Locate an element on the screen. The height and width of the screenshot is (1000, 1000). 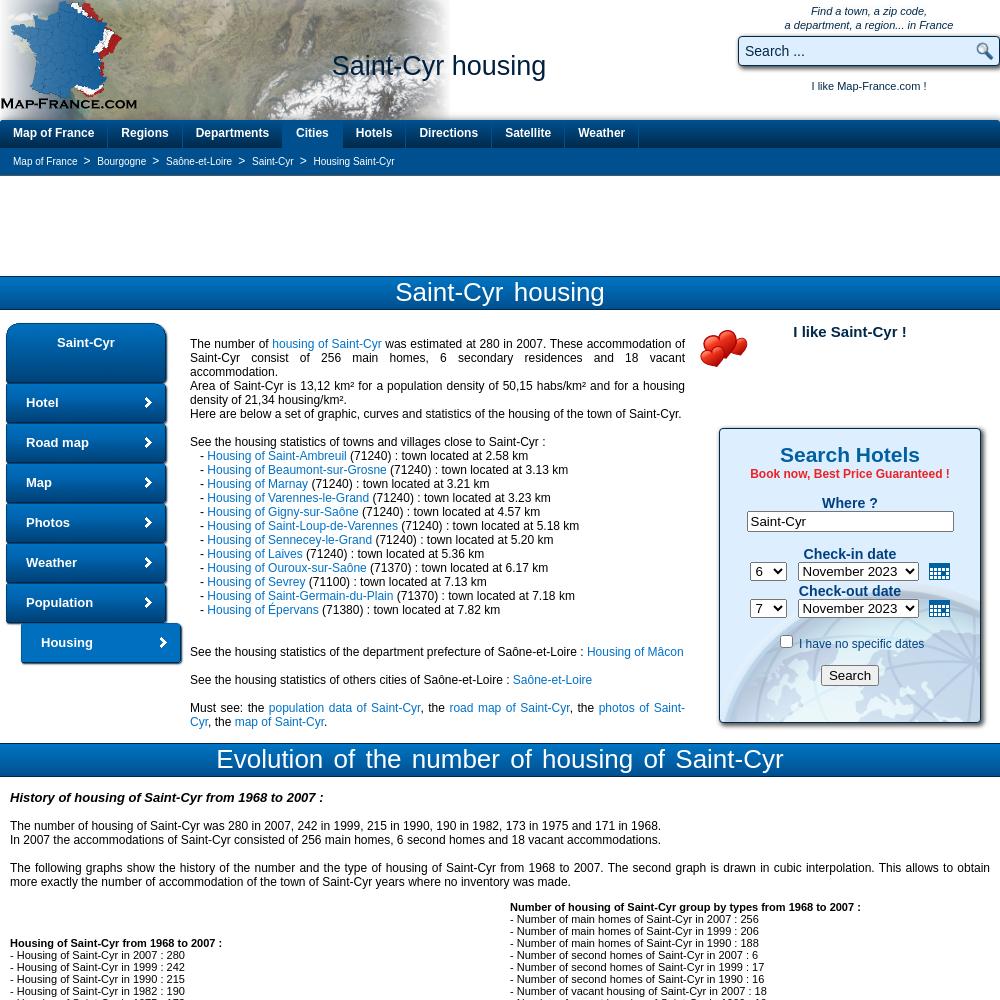
'(71240) : town located at 2.58 km' is located at coordinates (437, 455).